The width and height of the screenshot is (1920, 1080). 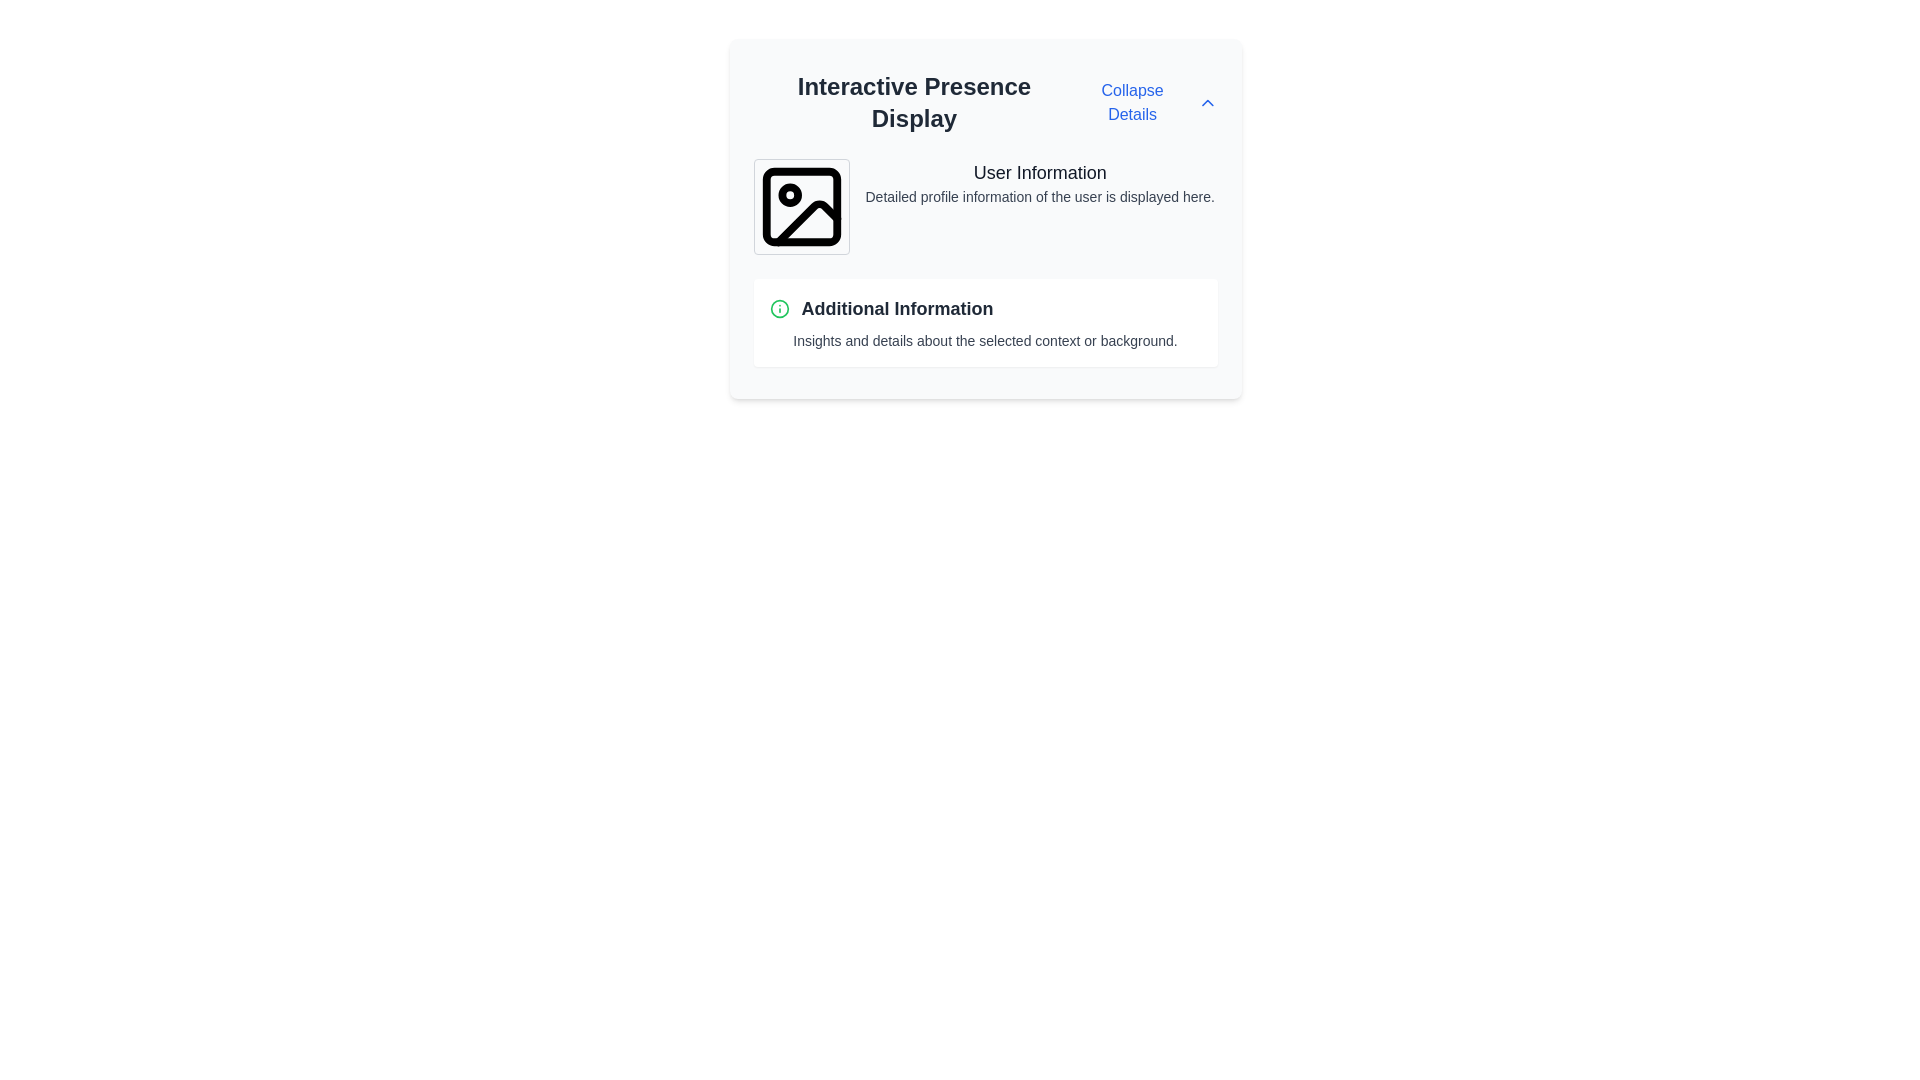 I want to click on the small black and white circular element, which is a filled dot located within the larger image icon in the top-left section of the user information card, so click(x=788, y=195).